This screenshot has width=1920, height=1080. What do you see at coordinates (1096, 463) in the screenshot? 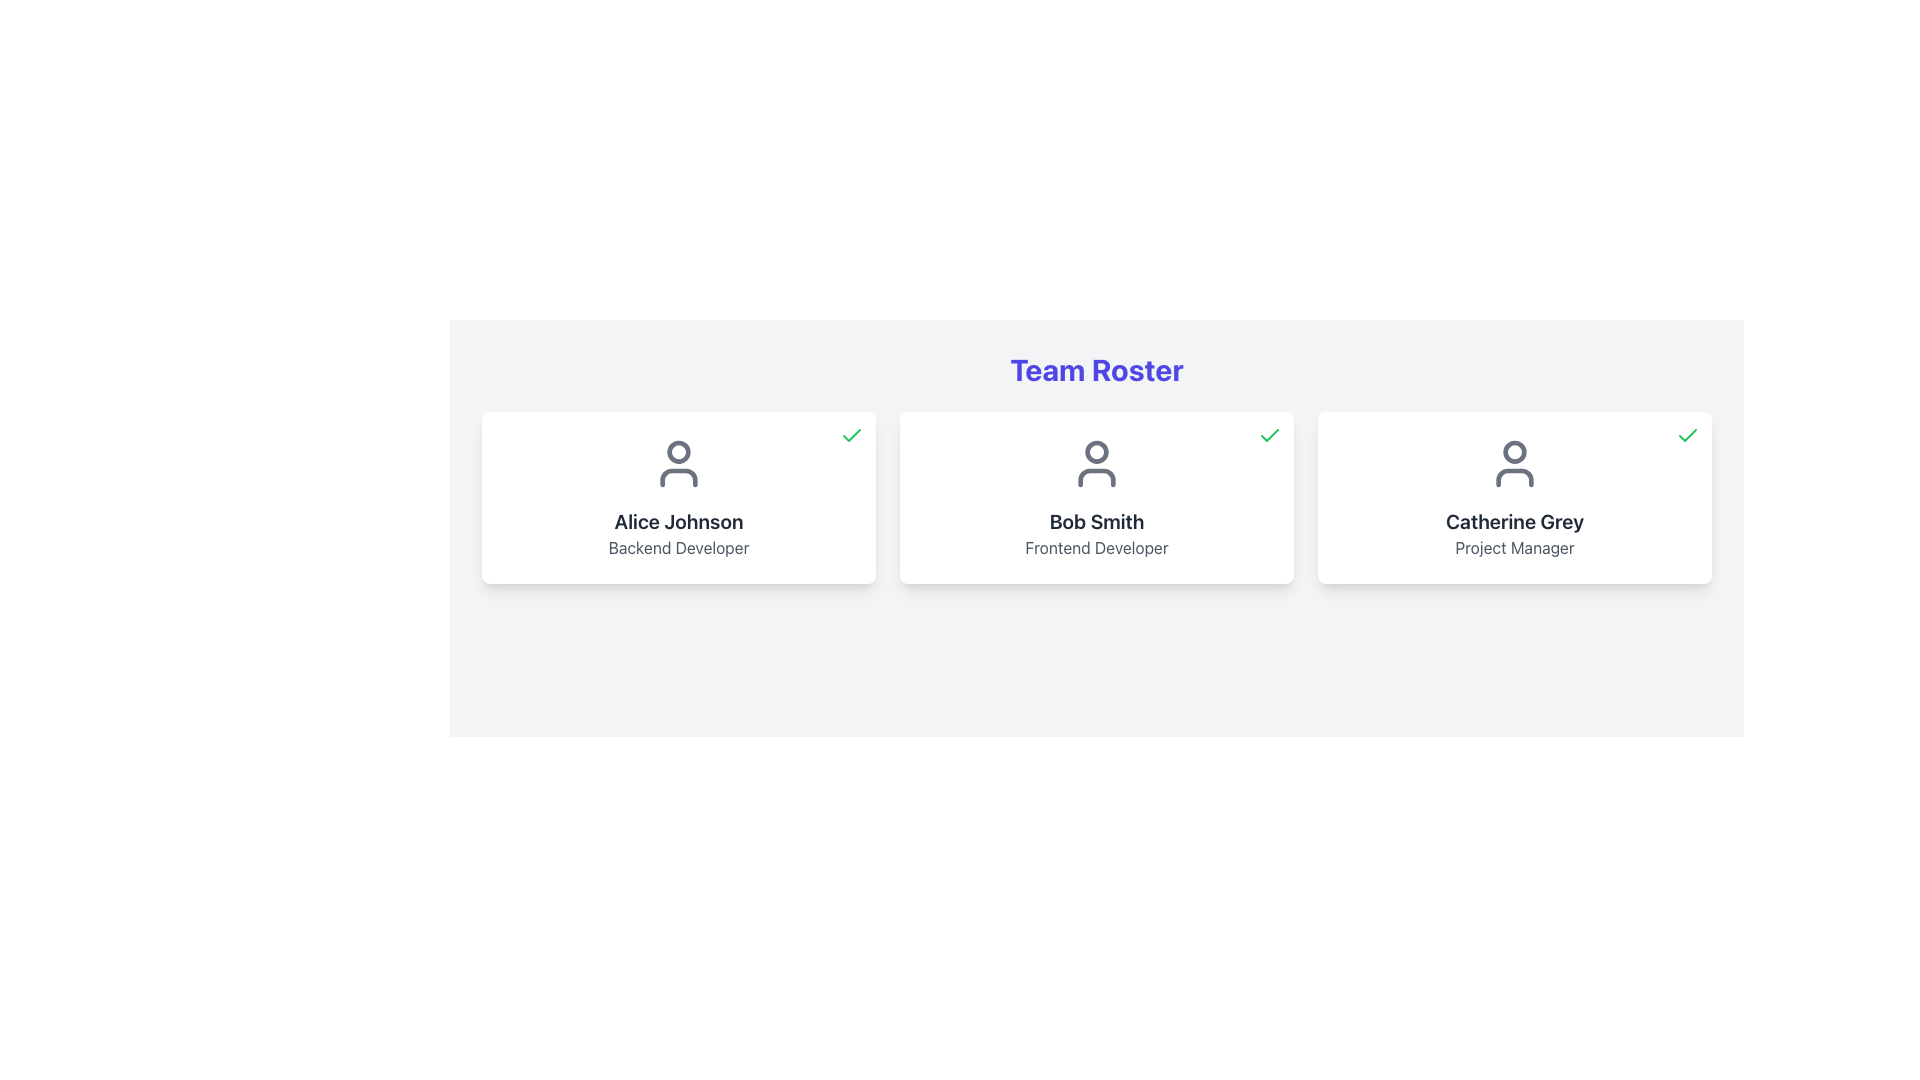
I see `the profile image icon representing 'Bob Smith' at the top-center of his card in the 'Team Roster'` at bounding box center [1096, 463].